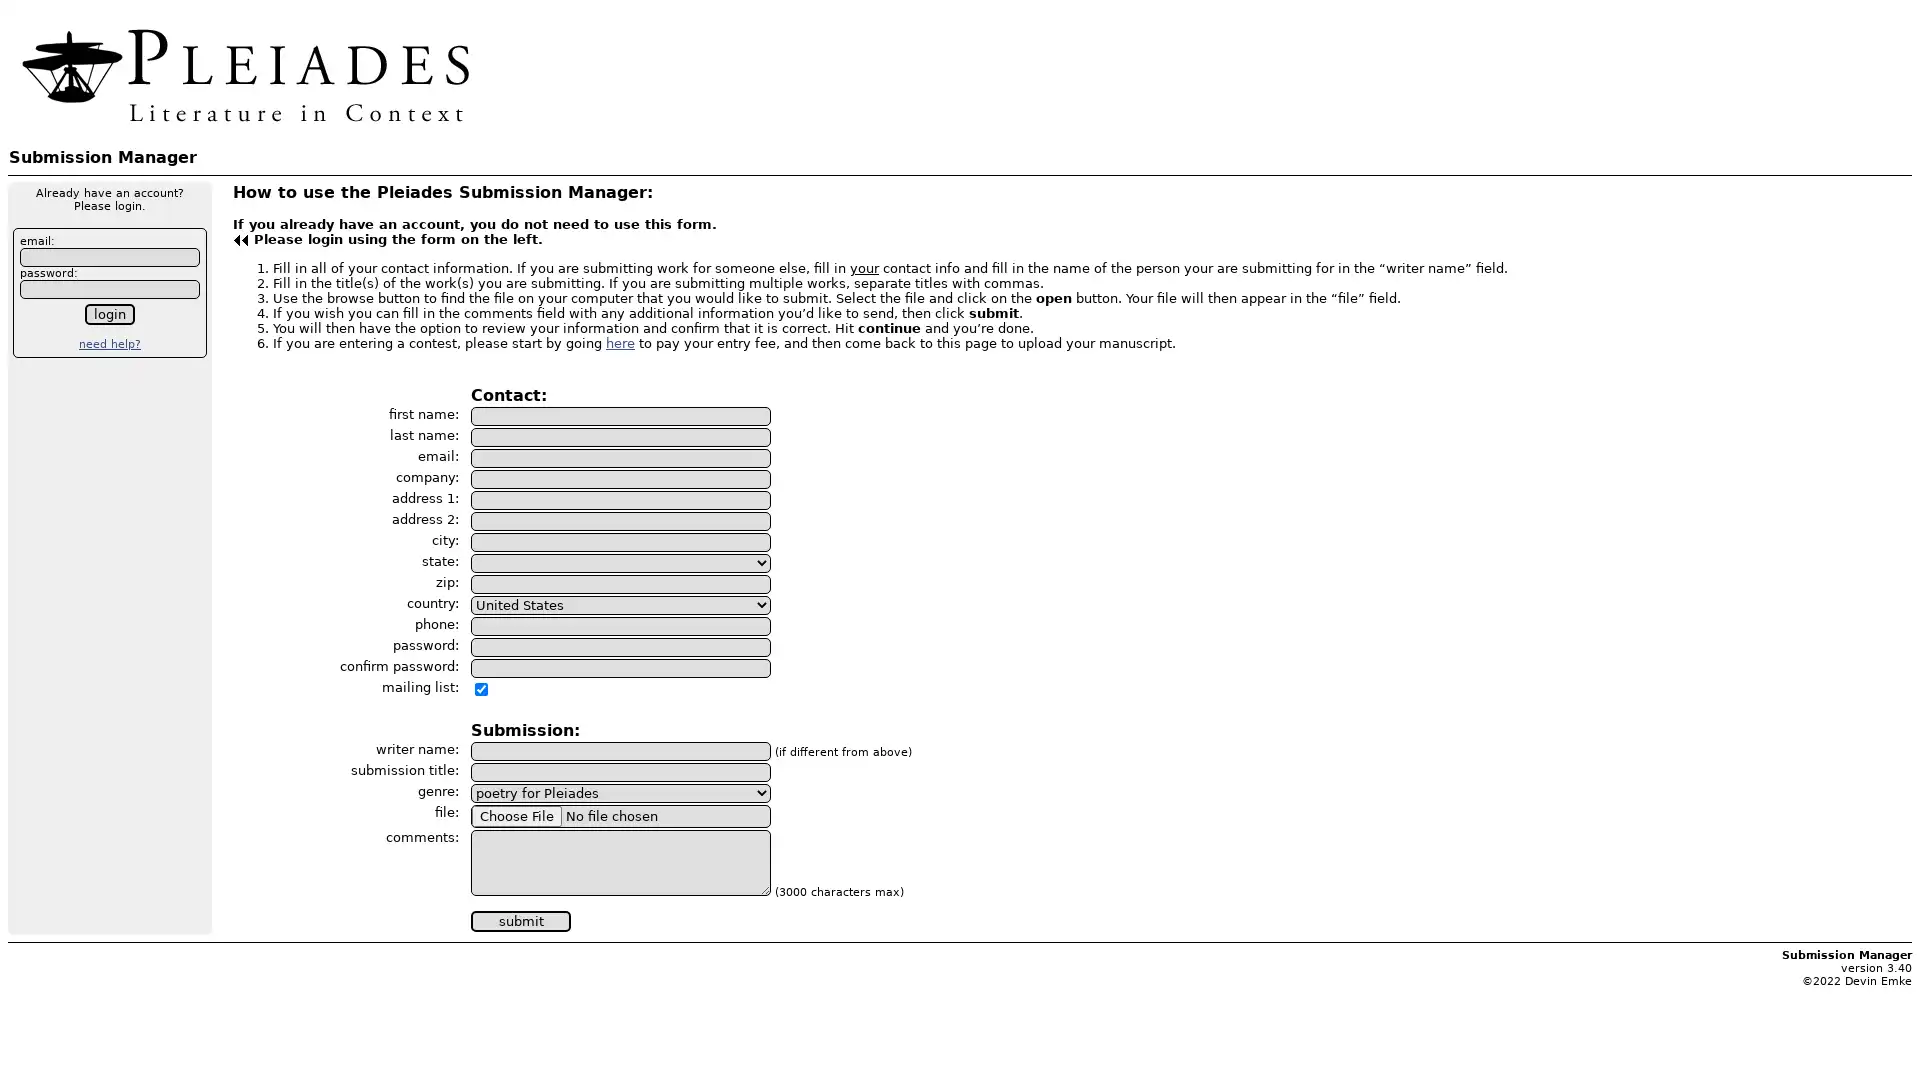 The image size is (1920, 1080). Describe the element at coordinates (619, 815) in the screenshot. I see `file:` at that location.